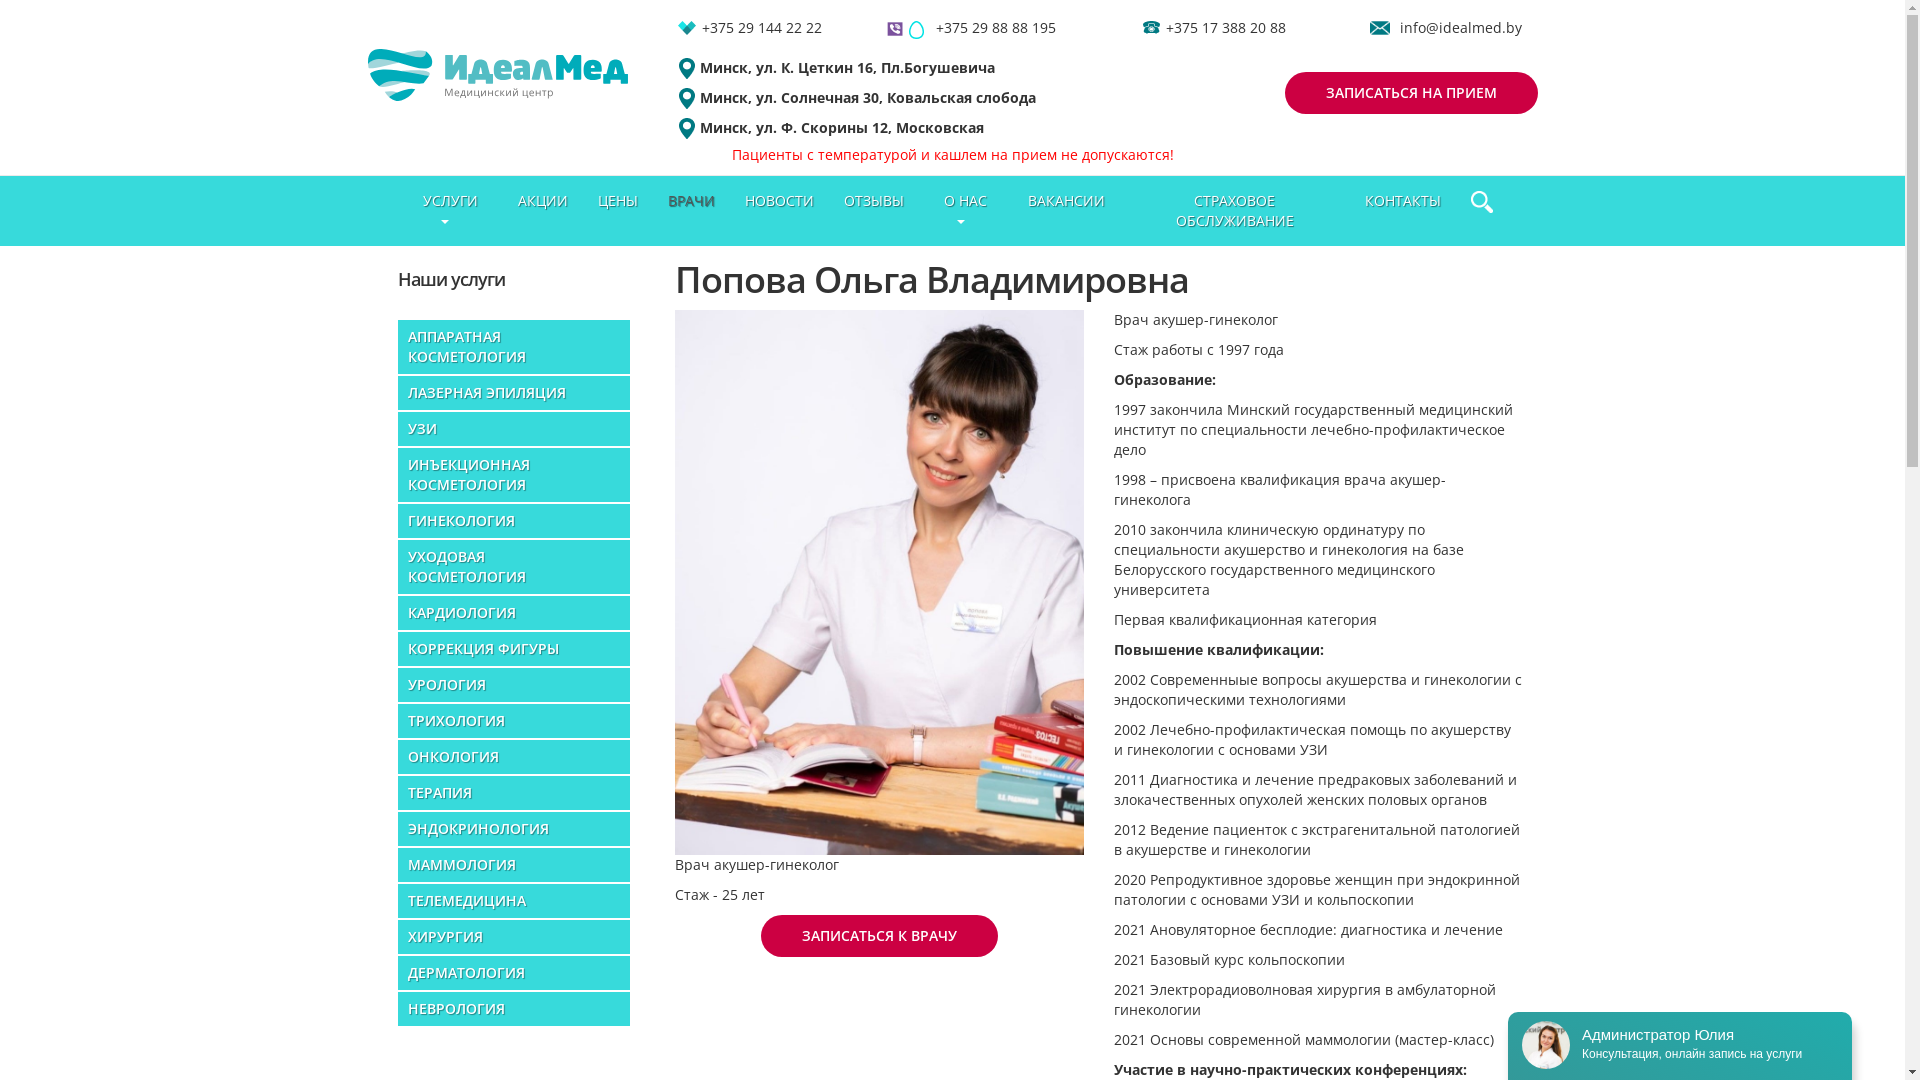 This screenshot has width=1920, height=1080. Describe the element at coordinates (996, 27) in the screenshot. I see `'+375 29 88 88 195'` at that location.